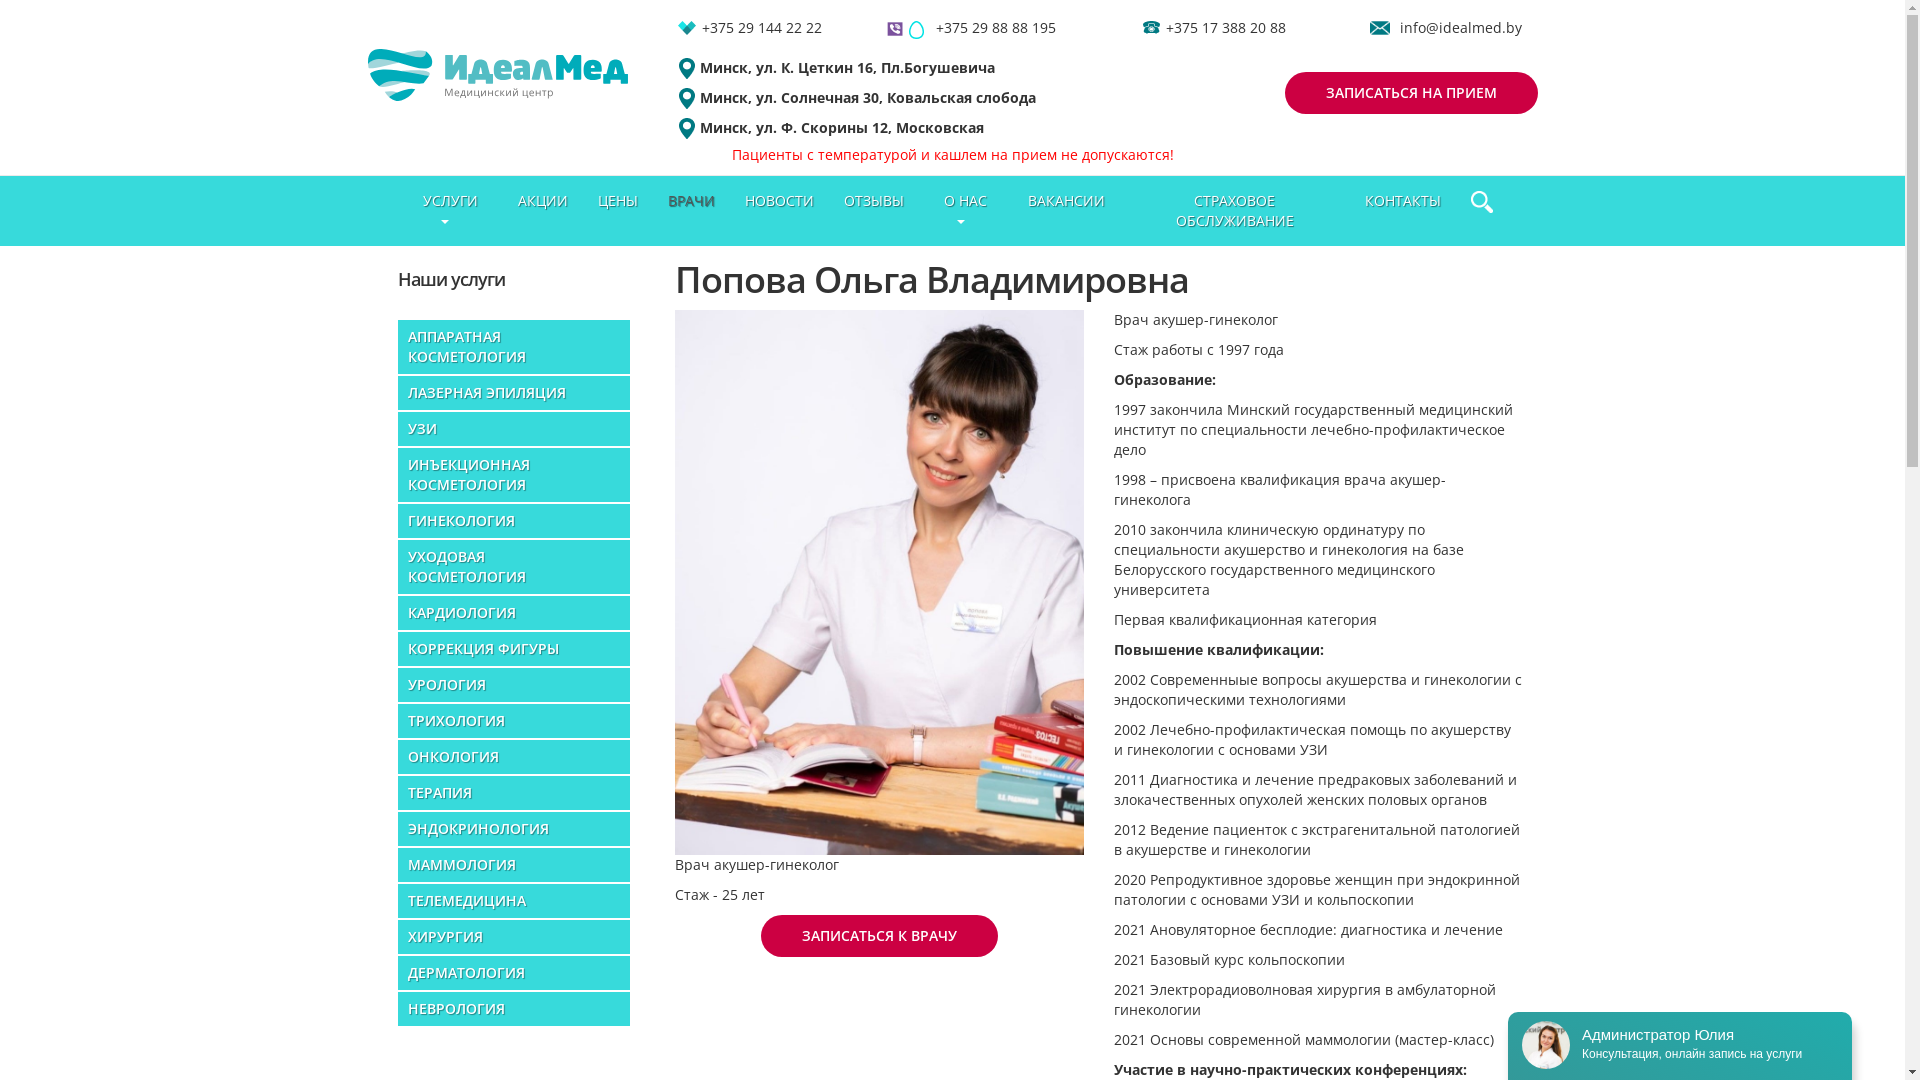 This screenshot has width=1920, height=1080. Describe the element at coordinates (996, 27) in the screenshot. I see `'+375 29 88 88 195'` at that location.